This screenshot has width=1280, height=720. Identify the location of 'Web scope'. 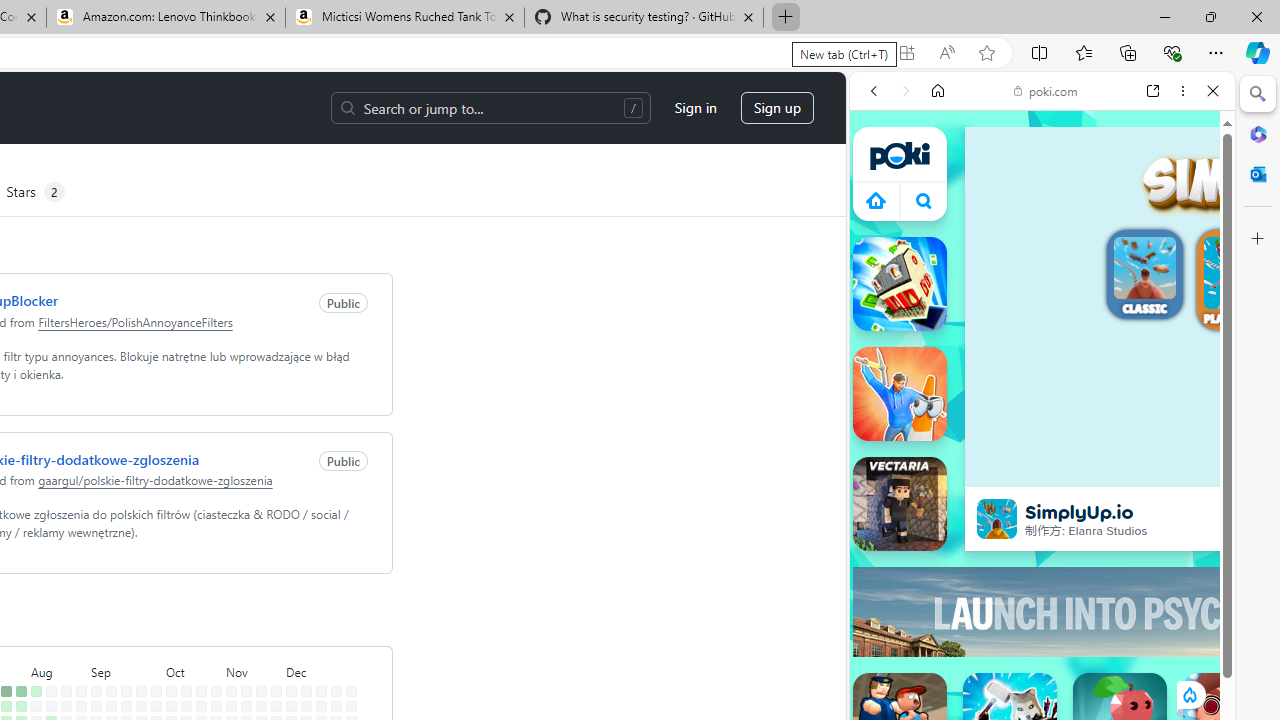
(881, 180).